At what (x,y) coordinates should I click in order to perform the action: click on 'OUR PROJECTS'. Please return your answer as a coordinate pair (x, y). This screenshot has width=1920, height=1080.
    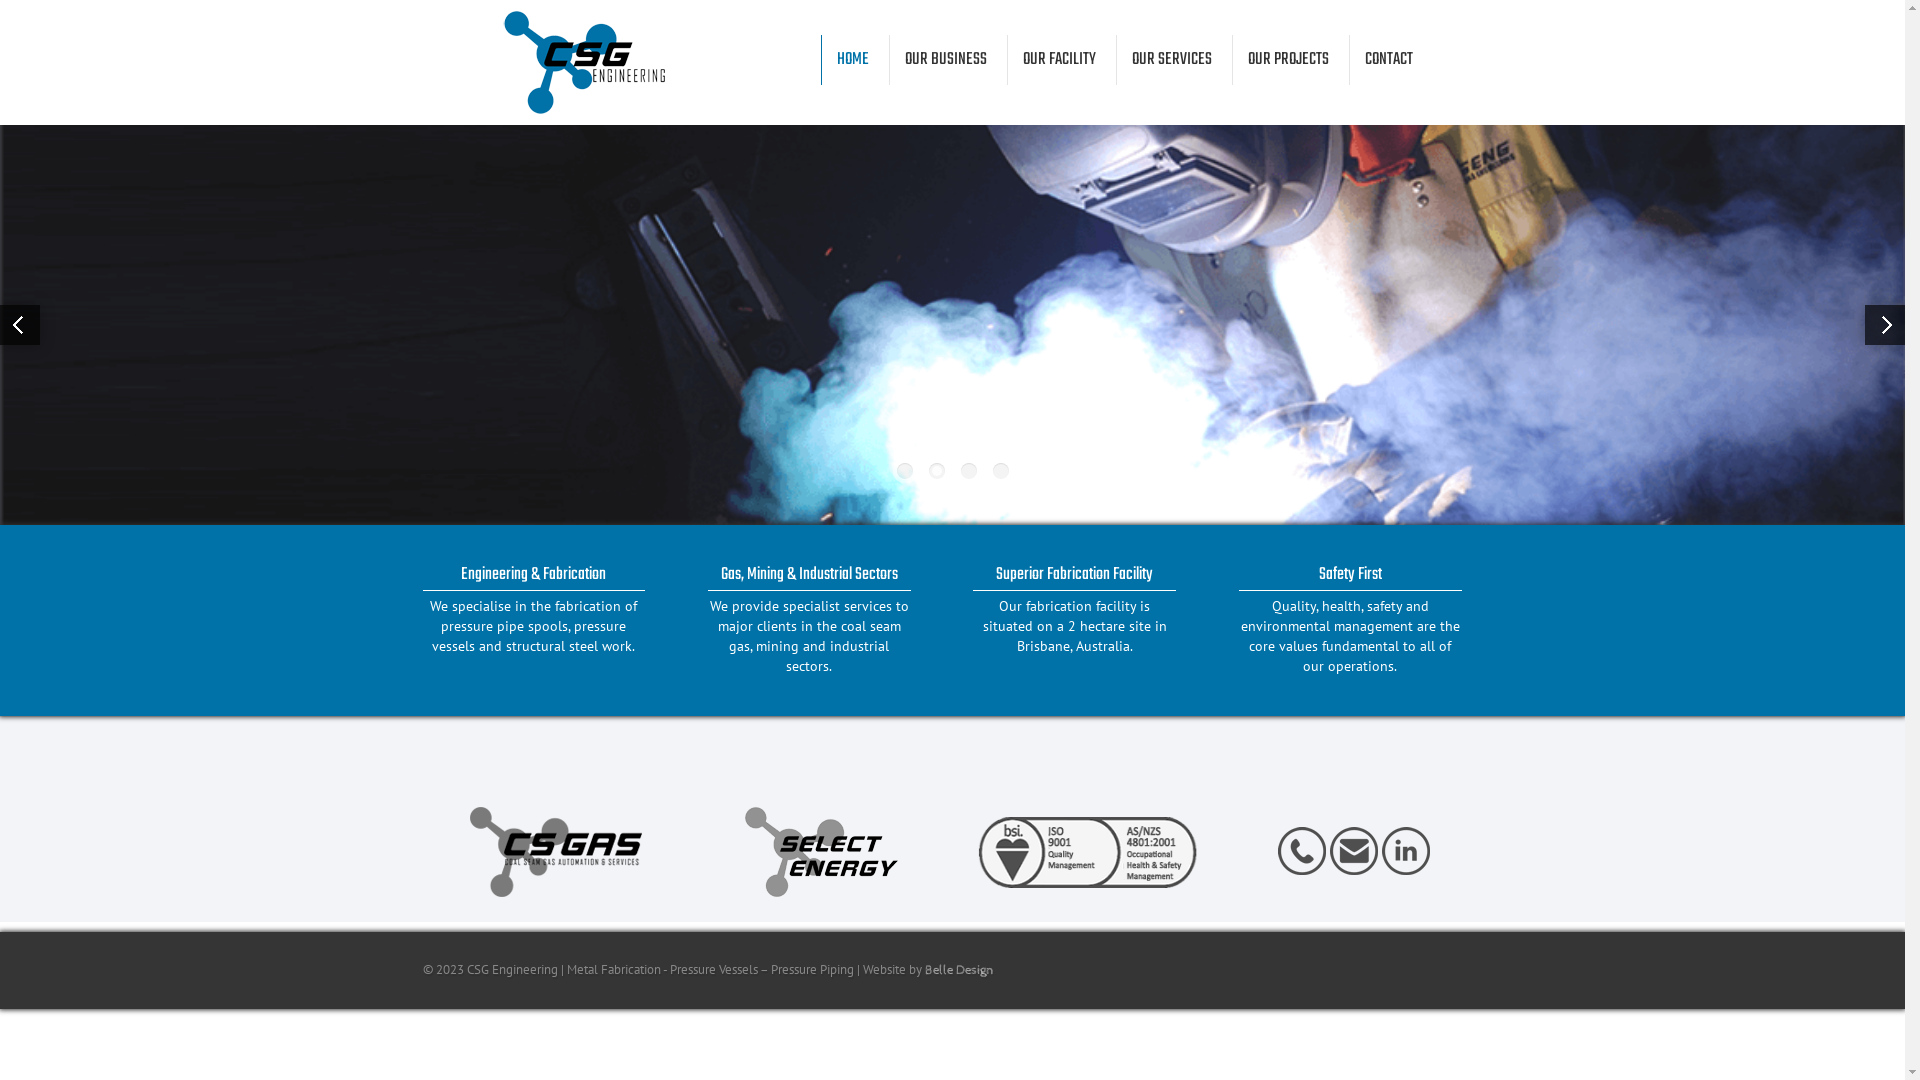
    Looking at the image, I should click on (1288, 59).